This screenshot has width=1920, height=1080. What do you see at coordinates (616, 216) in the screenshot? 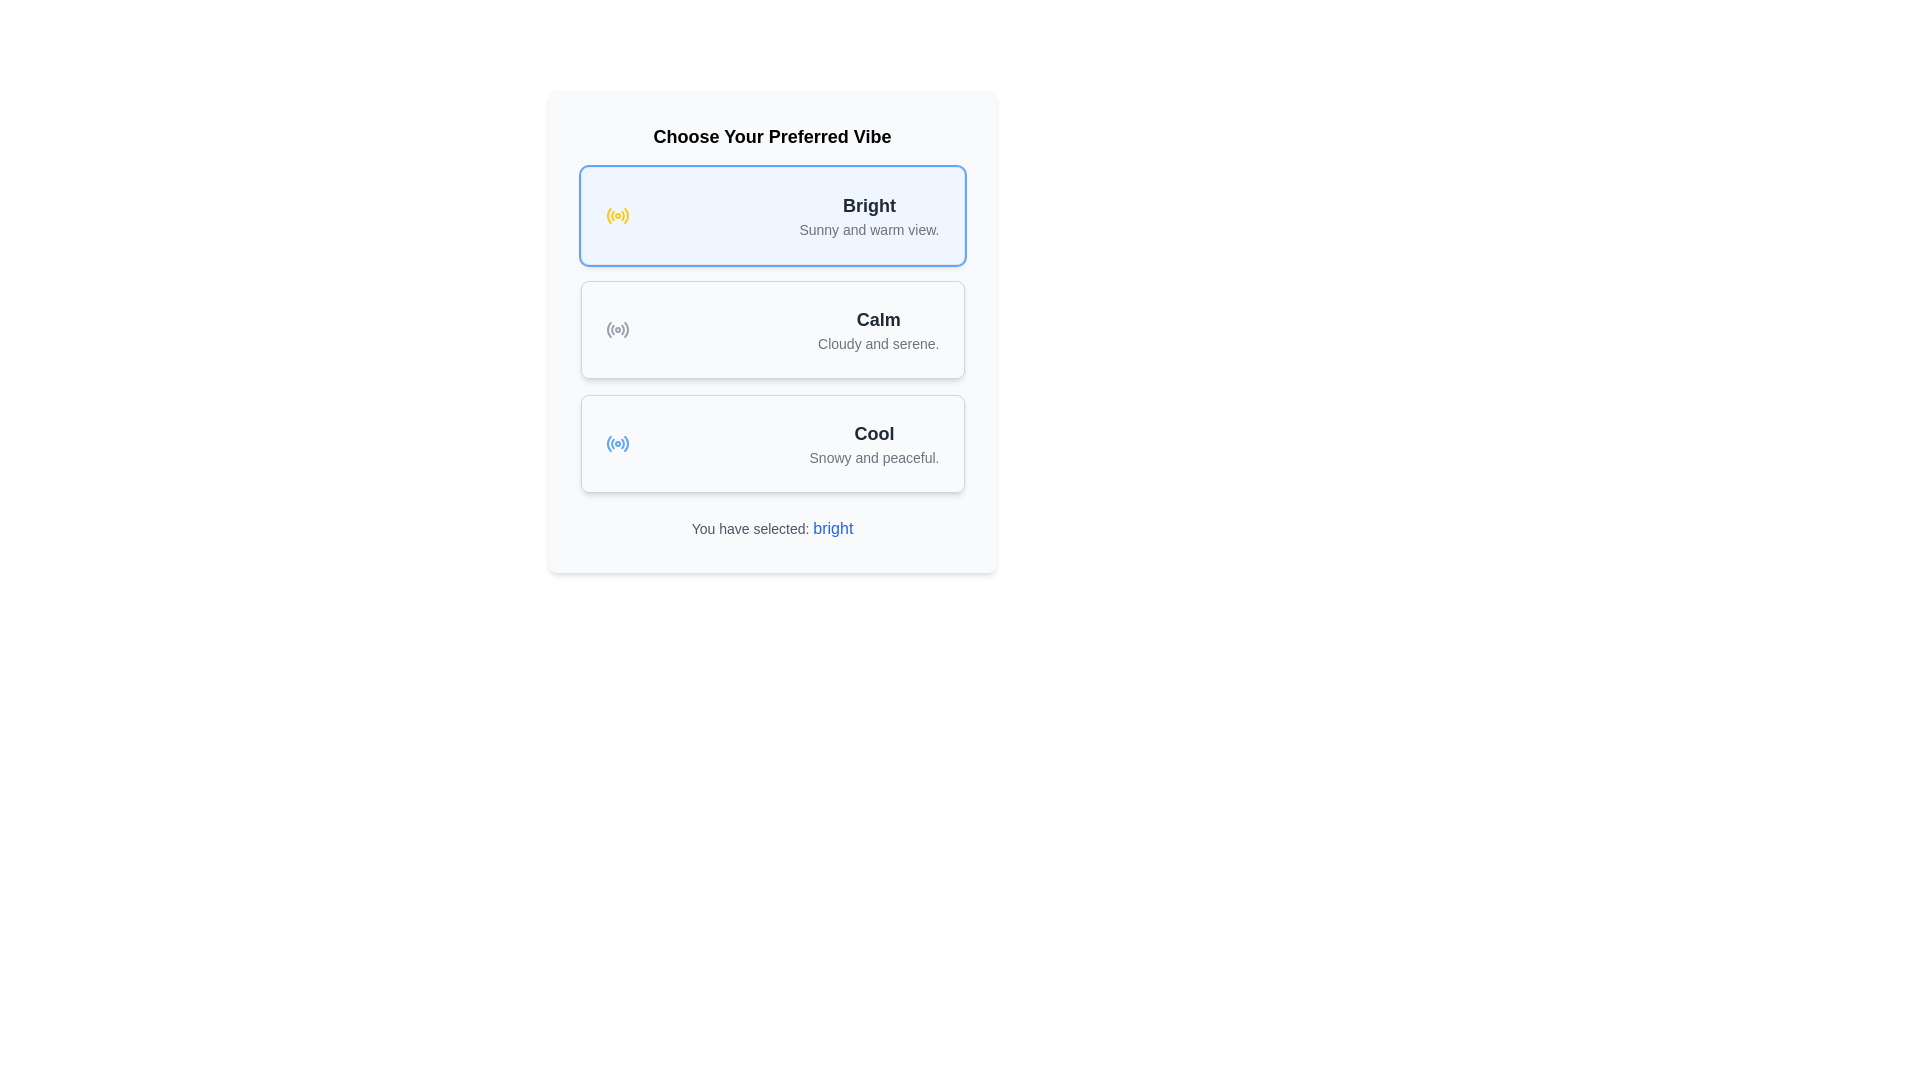
I see `the 'Bright' option indicator to confirm if it is currently selected, as it visually signifies the selection within the mood options list` at bounding box center [616, 216].